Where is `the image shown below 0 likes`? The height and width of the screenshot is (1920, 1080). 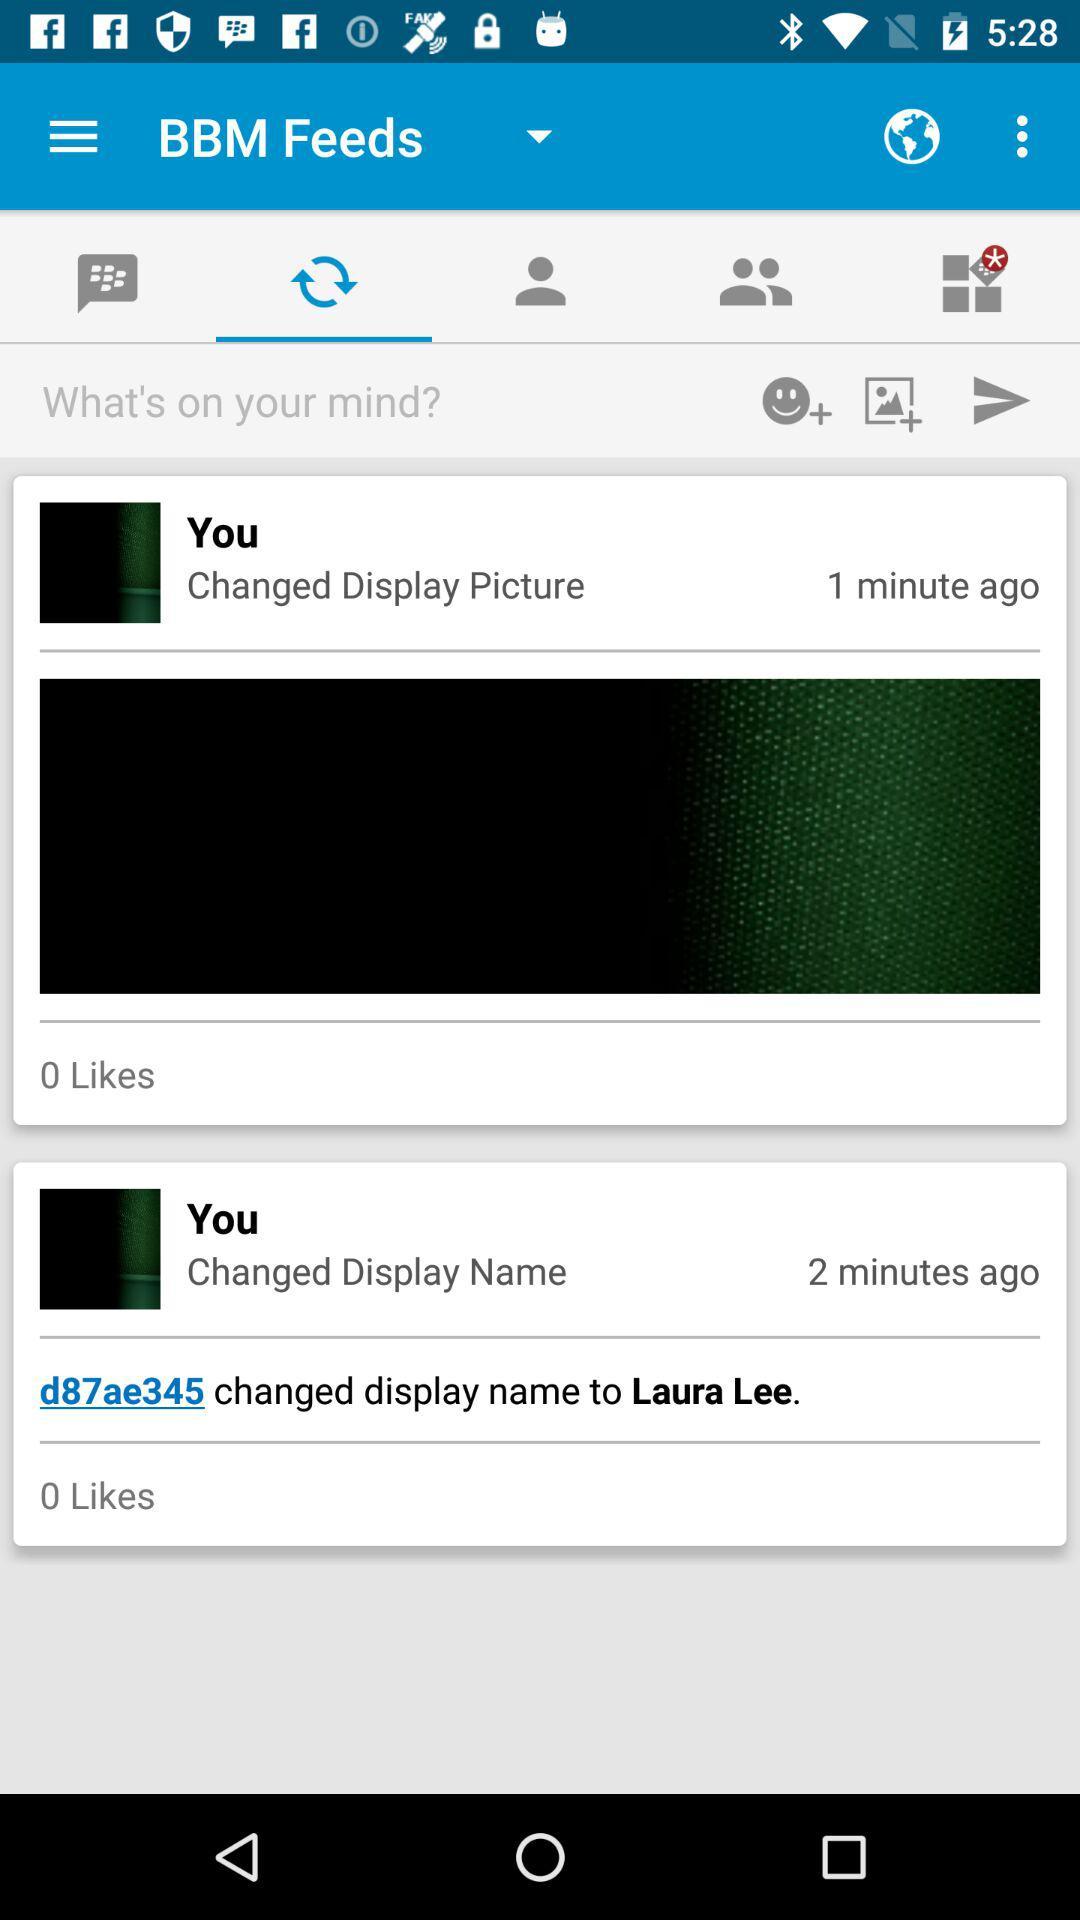
the image shown below 0 likes is located at coordinates (100, 1248).